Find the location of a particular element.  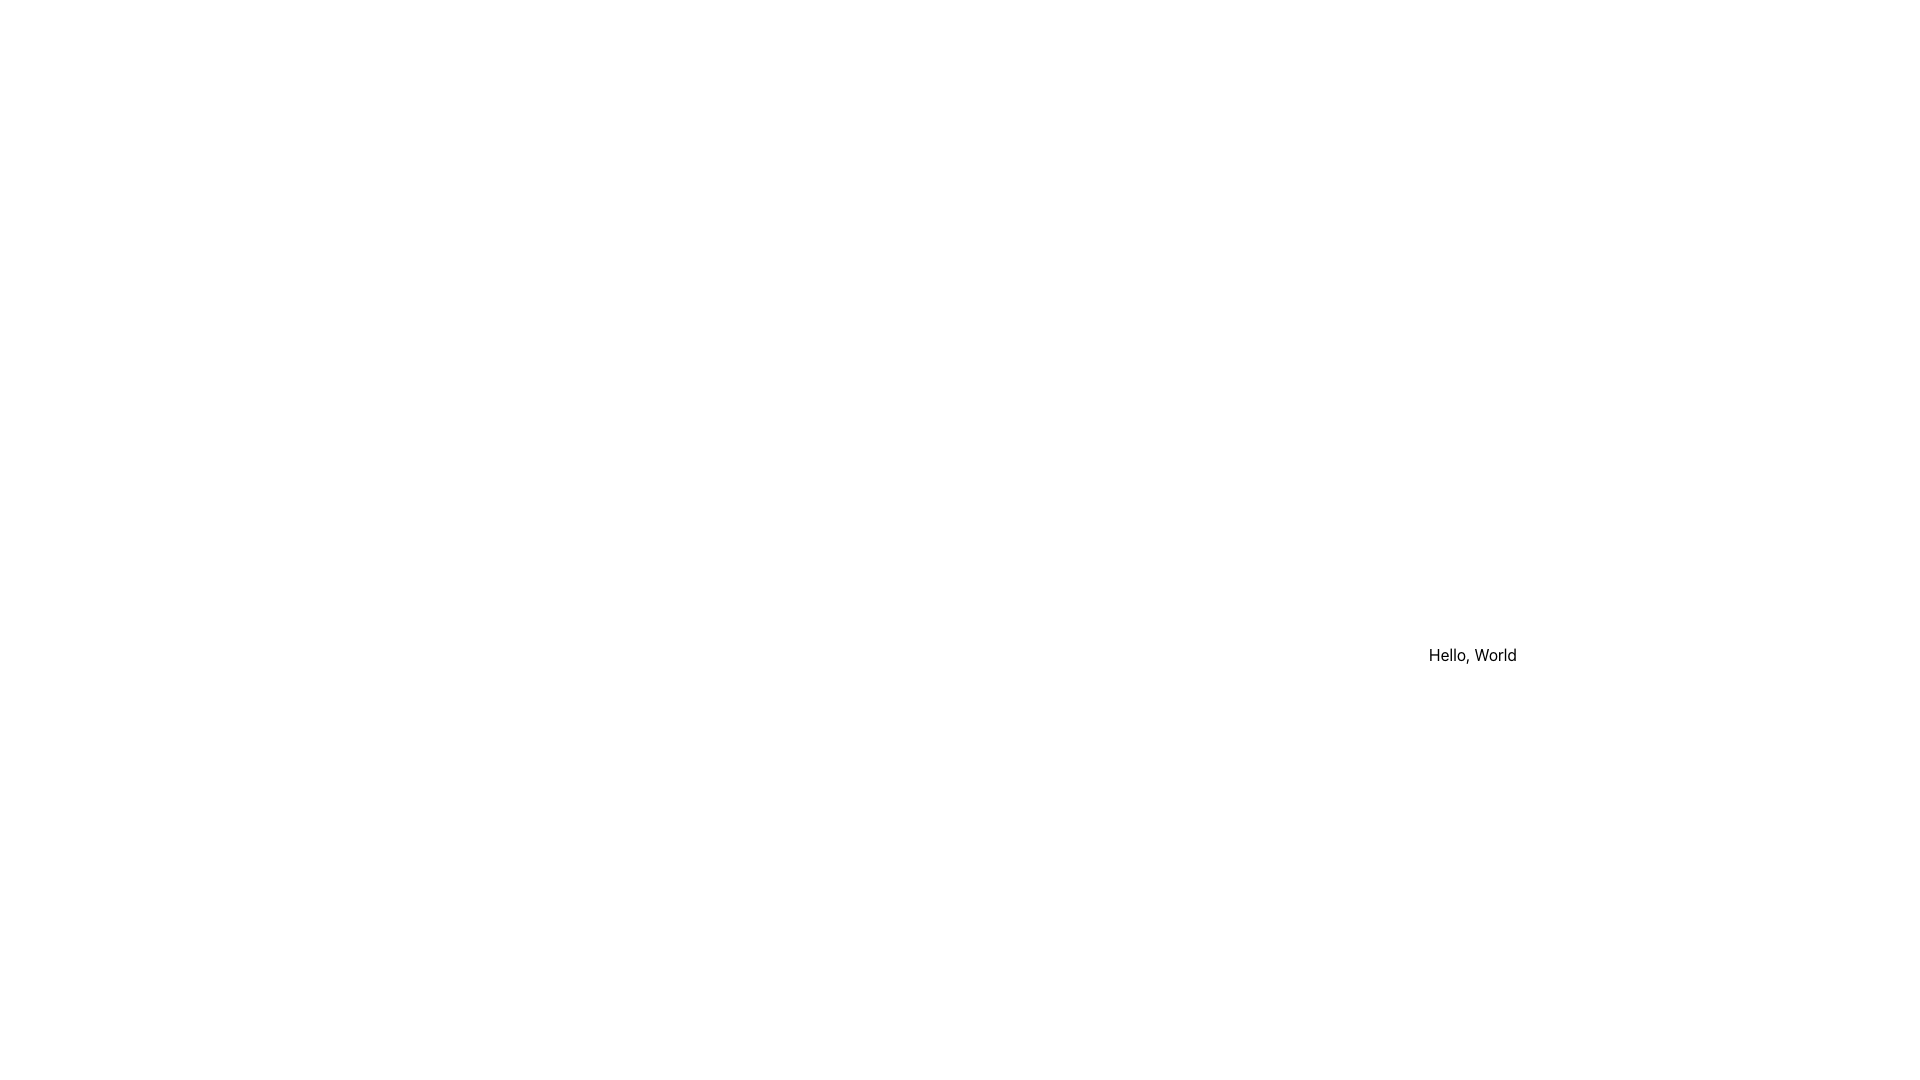

the static text displaying 'Hello, World' which is centrally aligned in a fixed panel with a white background is located at coordinates (1473, 655).